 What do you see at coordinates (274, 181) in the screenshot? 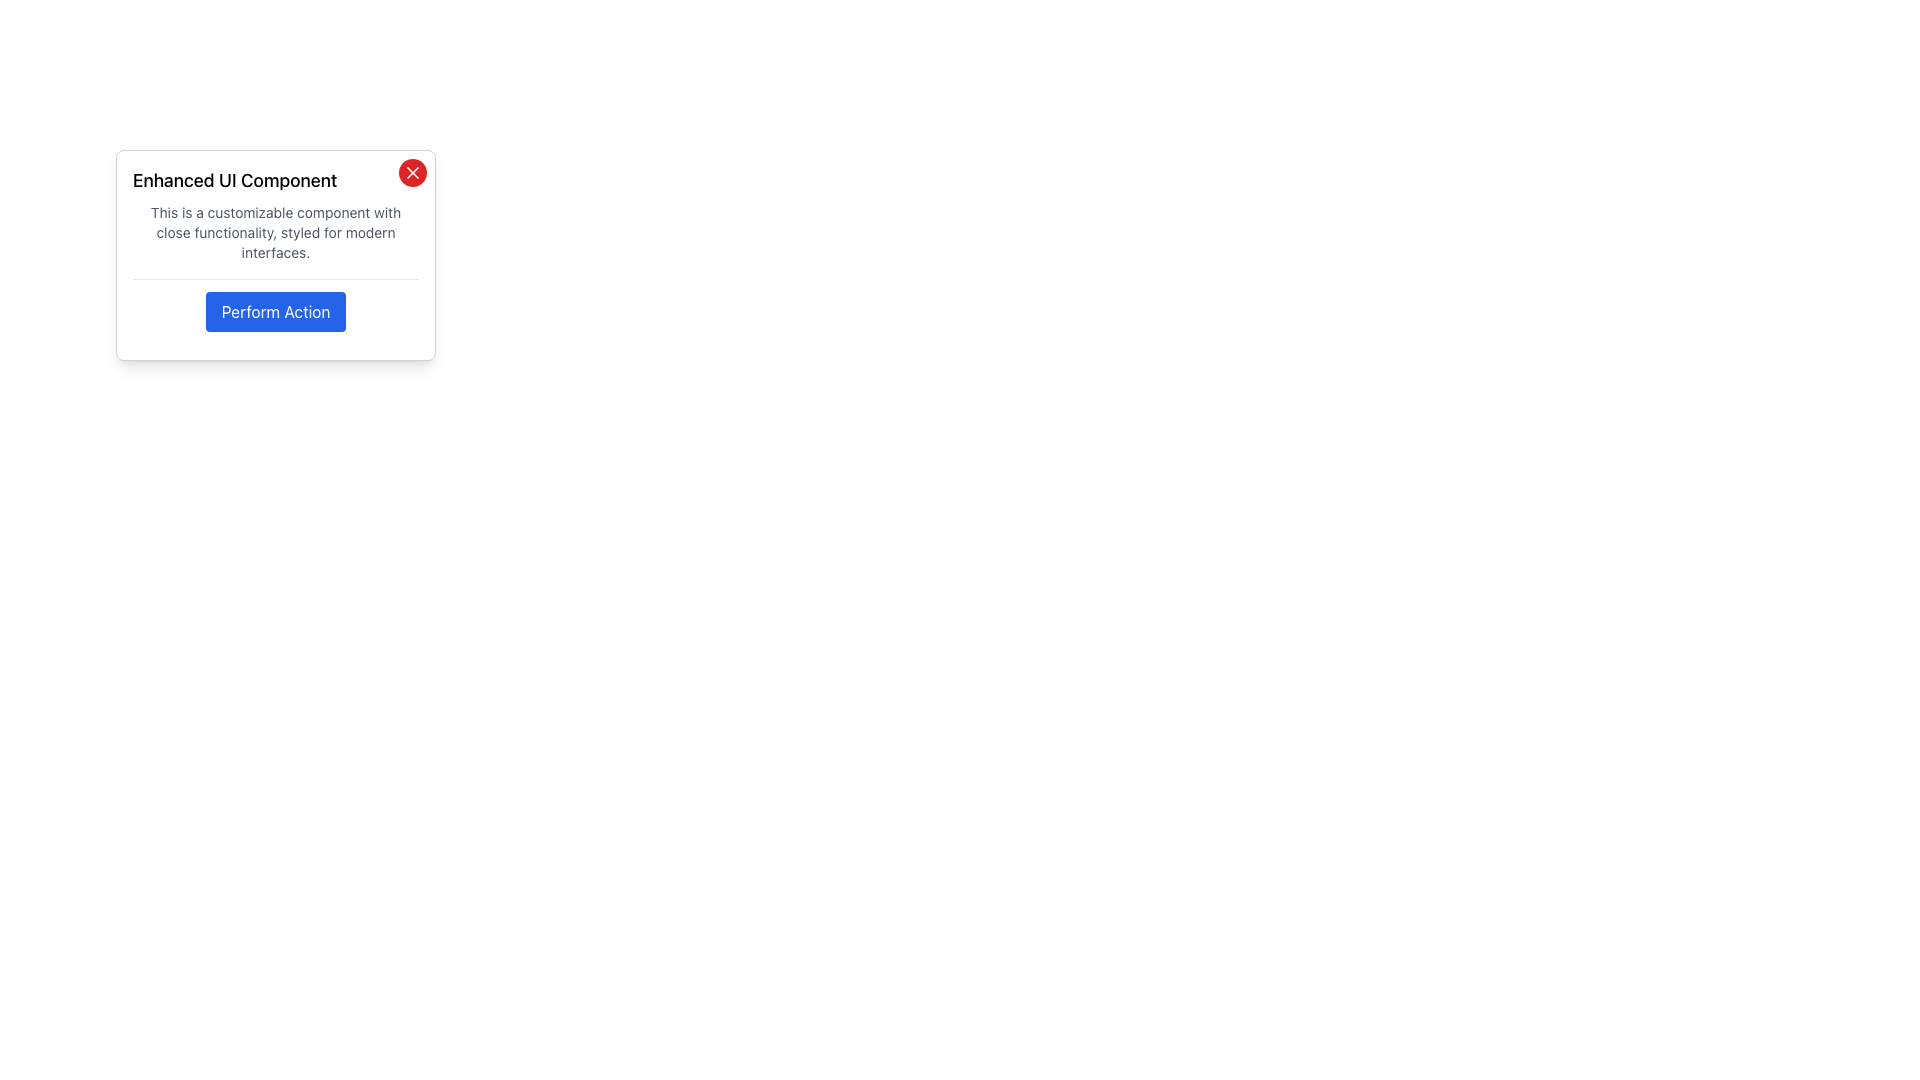
I see `the text label reading 'Enhanced UI Component'` at bounding box center [274, 181].